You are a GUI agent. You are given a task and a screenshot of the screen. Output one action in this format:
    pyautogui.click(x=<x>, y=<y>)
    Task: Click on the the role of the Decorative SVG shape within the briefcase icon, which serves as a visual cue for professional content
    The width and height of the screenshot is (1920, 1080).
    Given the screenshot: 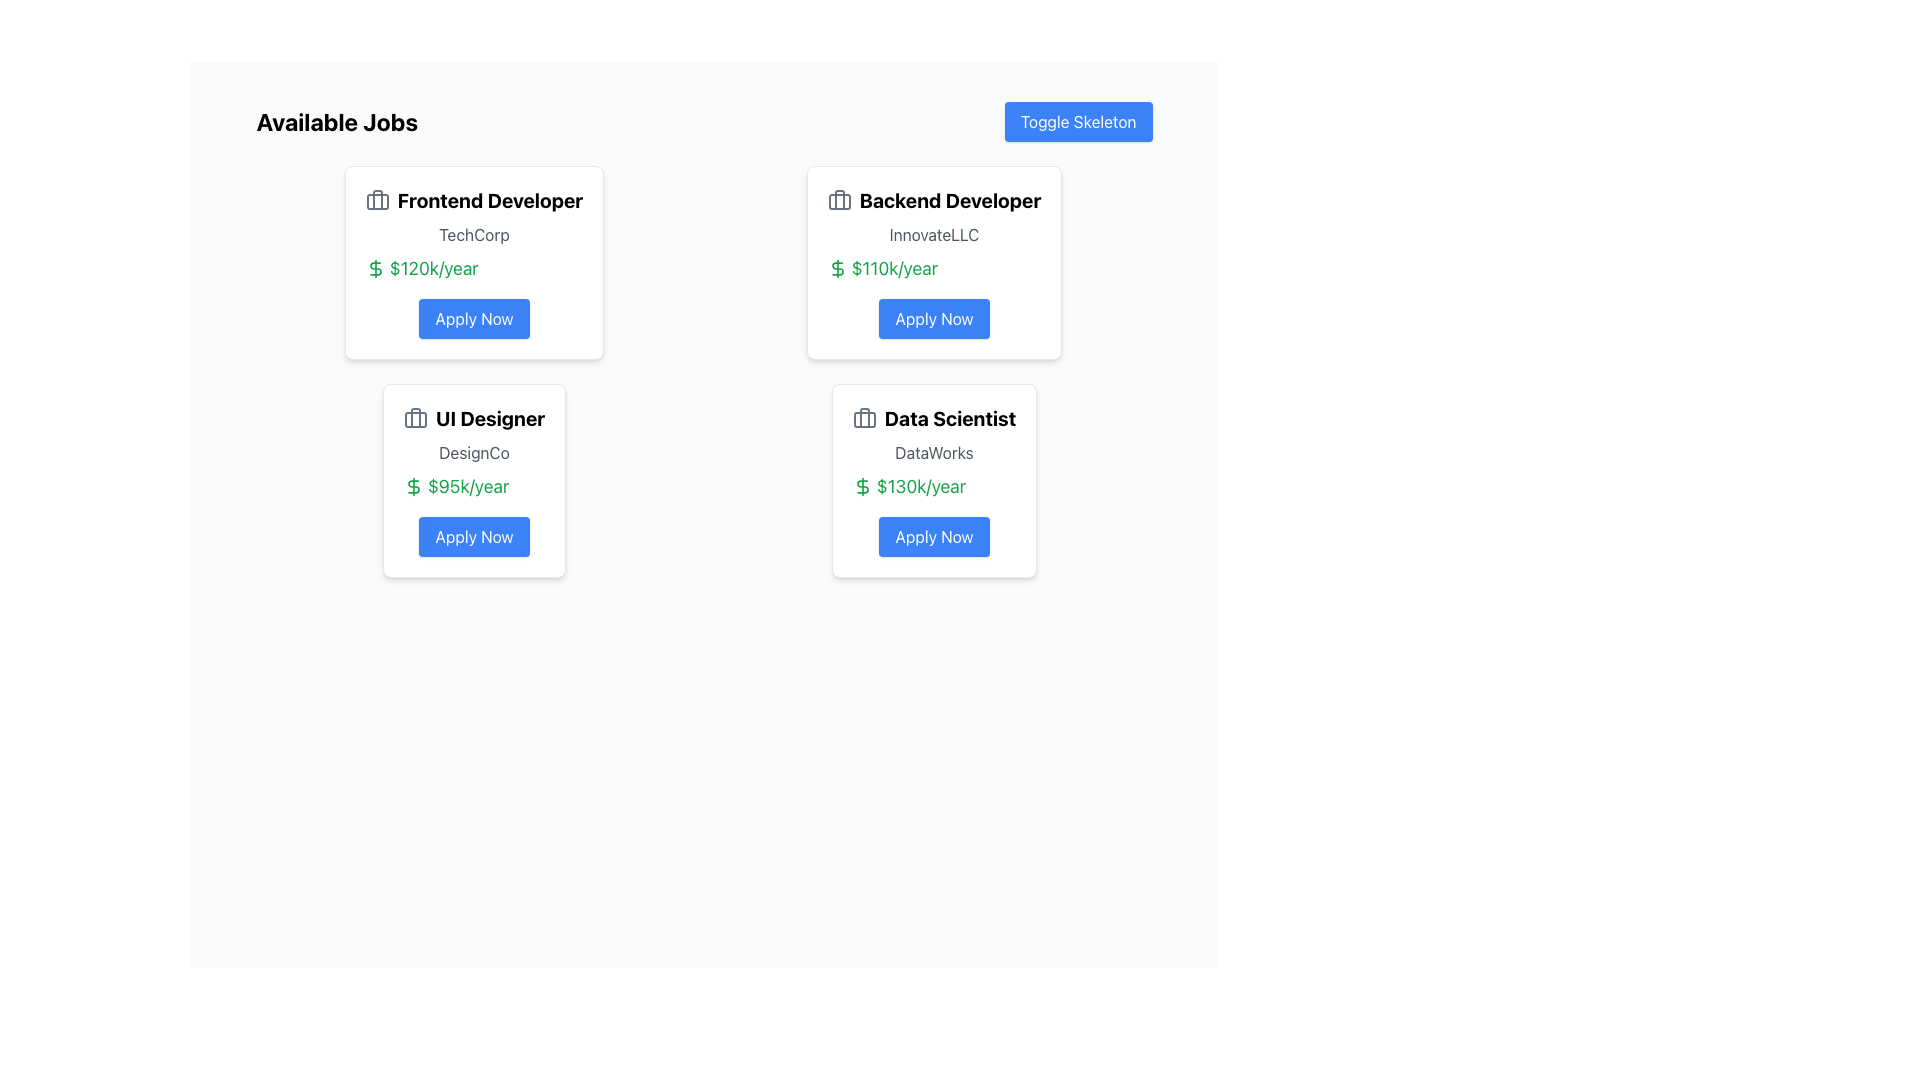 What is the action you would take?
    pyautogui.click(x=839, y=201)
    